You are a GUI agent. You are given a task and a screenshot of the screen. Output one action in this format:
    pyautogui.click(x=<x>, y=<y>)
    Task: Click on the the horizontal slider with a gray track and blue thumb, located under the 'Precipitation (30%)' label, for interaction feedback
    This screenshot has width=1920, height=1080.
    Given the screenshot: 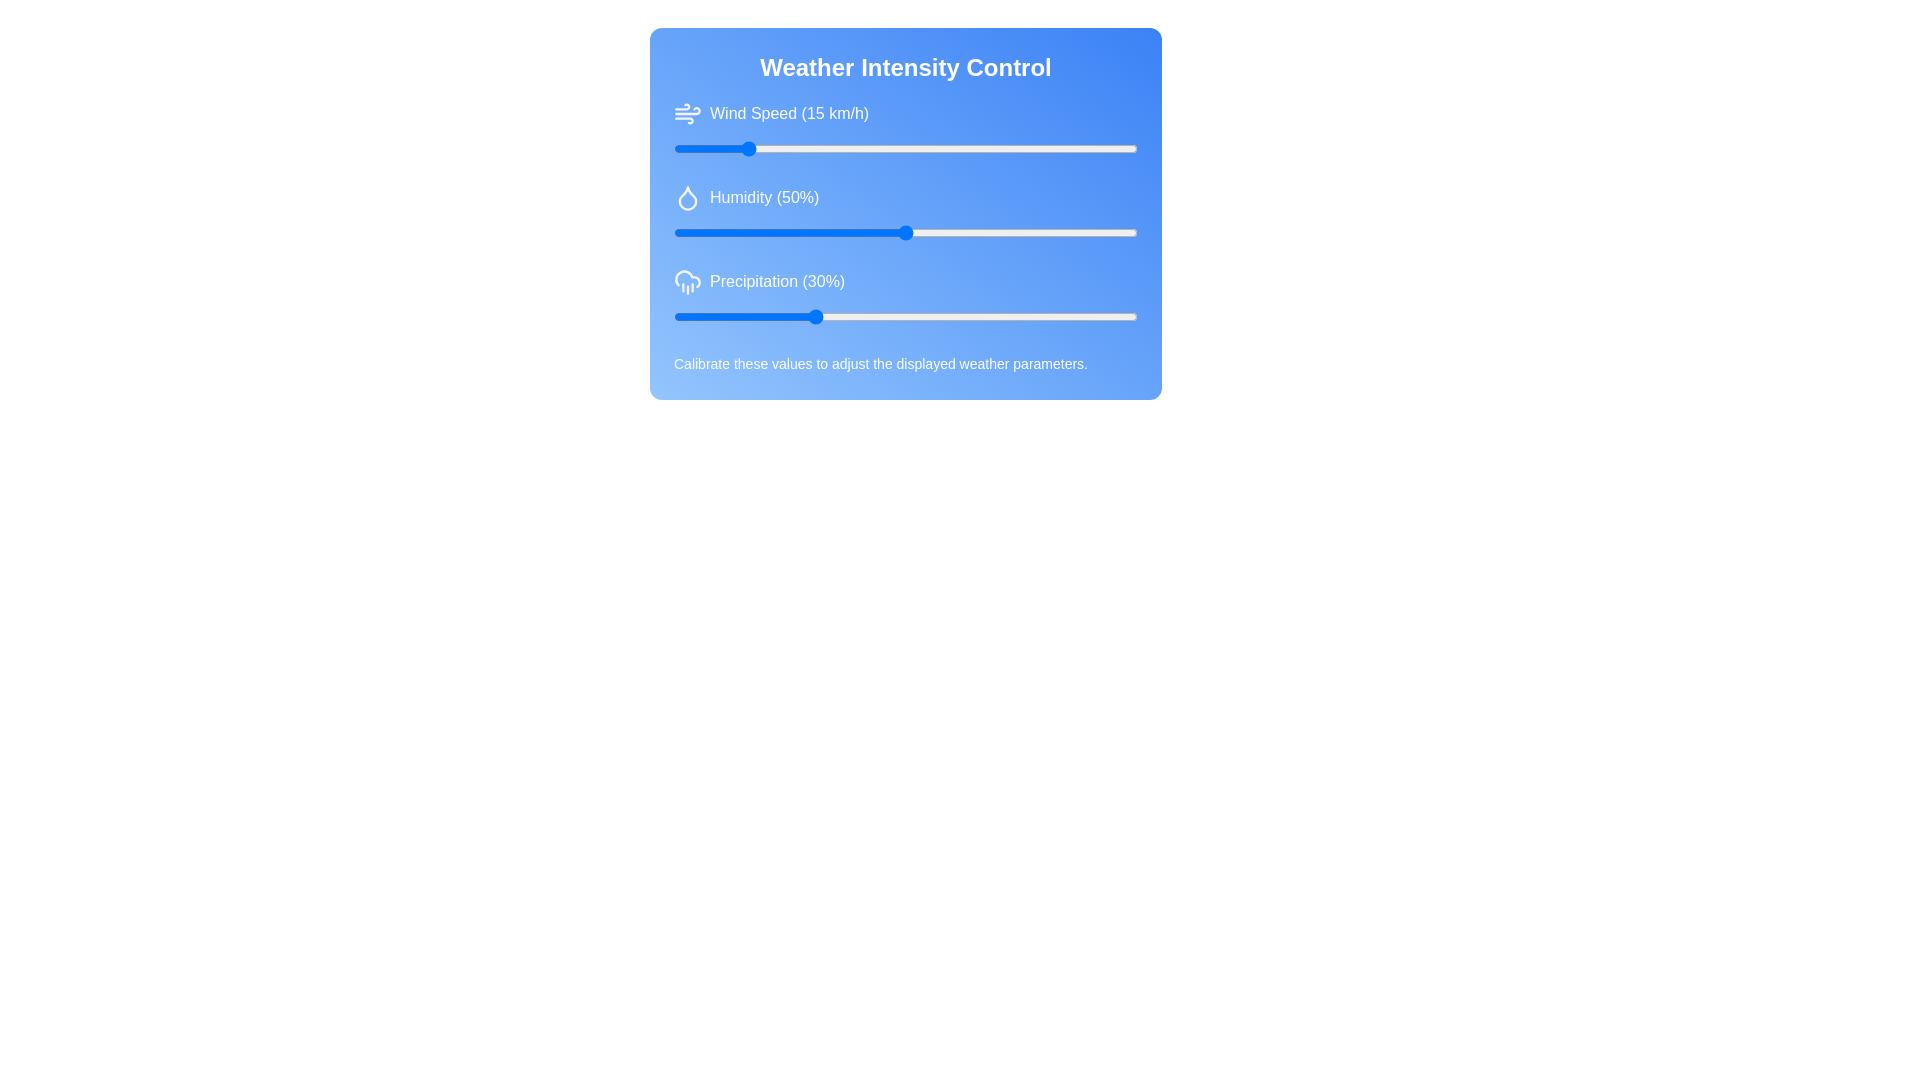 What is the action you would take?
    pyautogui.click(x=905, y=315)
    